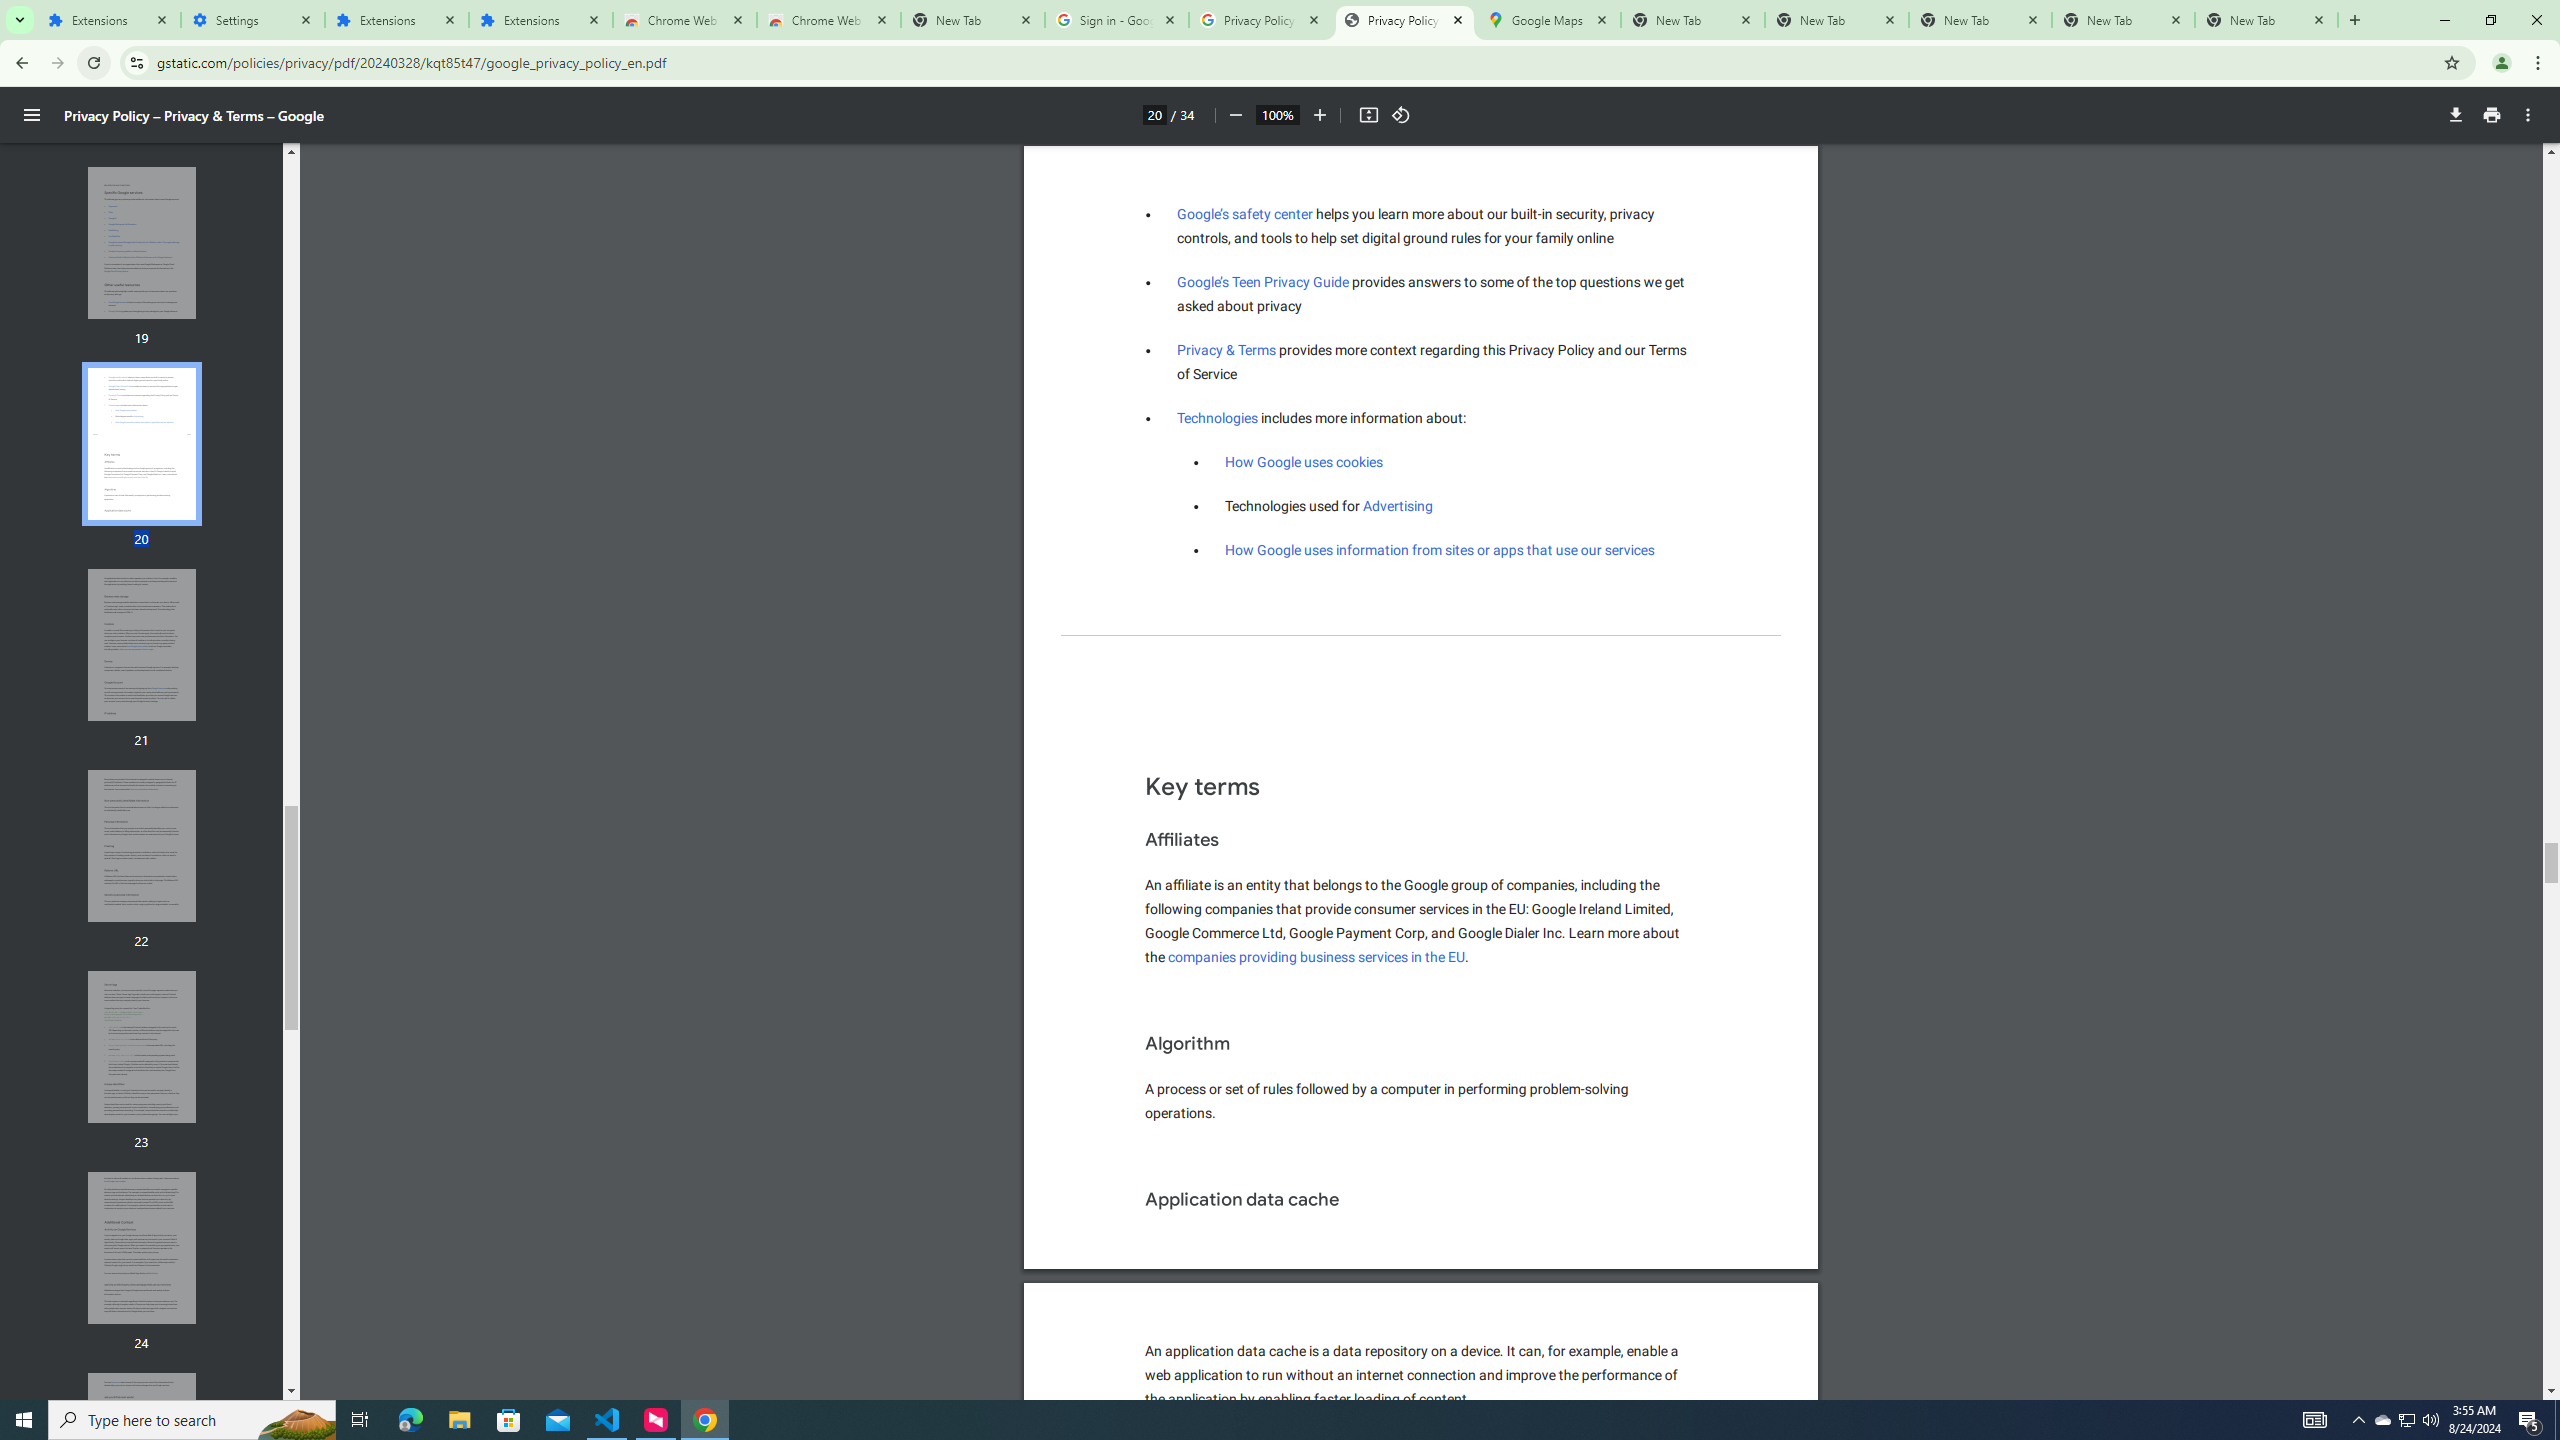 Image resolution: width=2560 pixels, height=1440 pixels. I want to click on 'Zoom level', so click(1276, 114).